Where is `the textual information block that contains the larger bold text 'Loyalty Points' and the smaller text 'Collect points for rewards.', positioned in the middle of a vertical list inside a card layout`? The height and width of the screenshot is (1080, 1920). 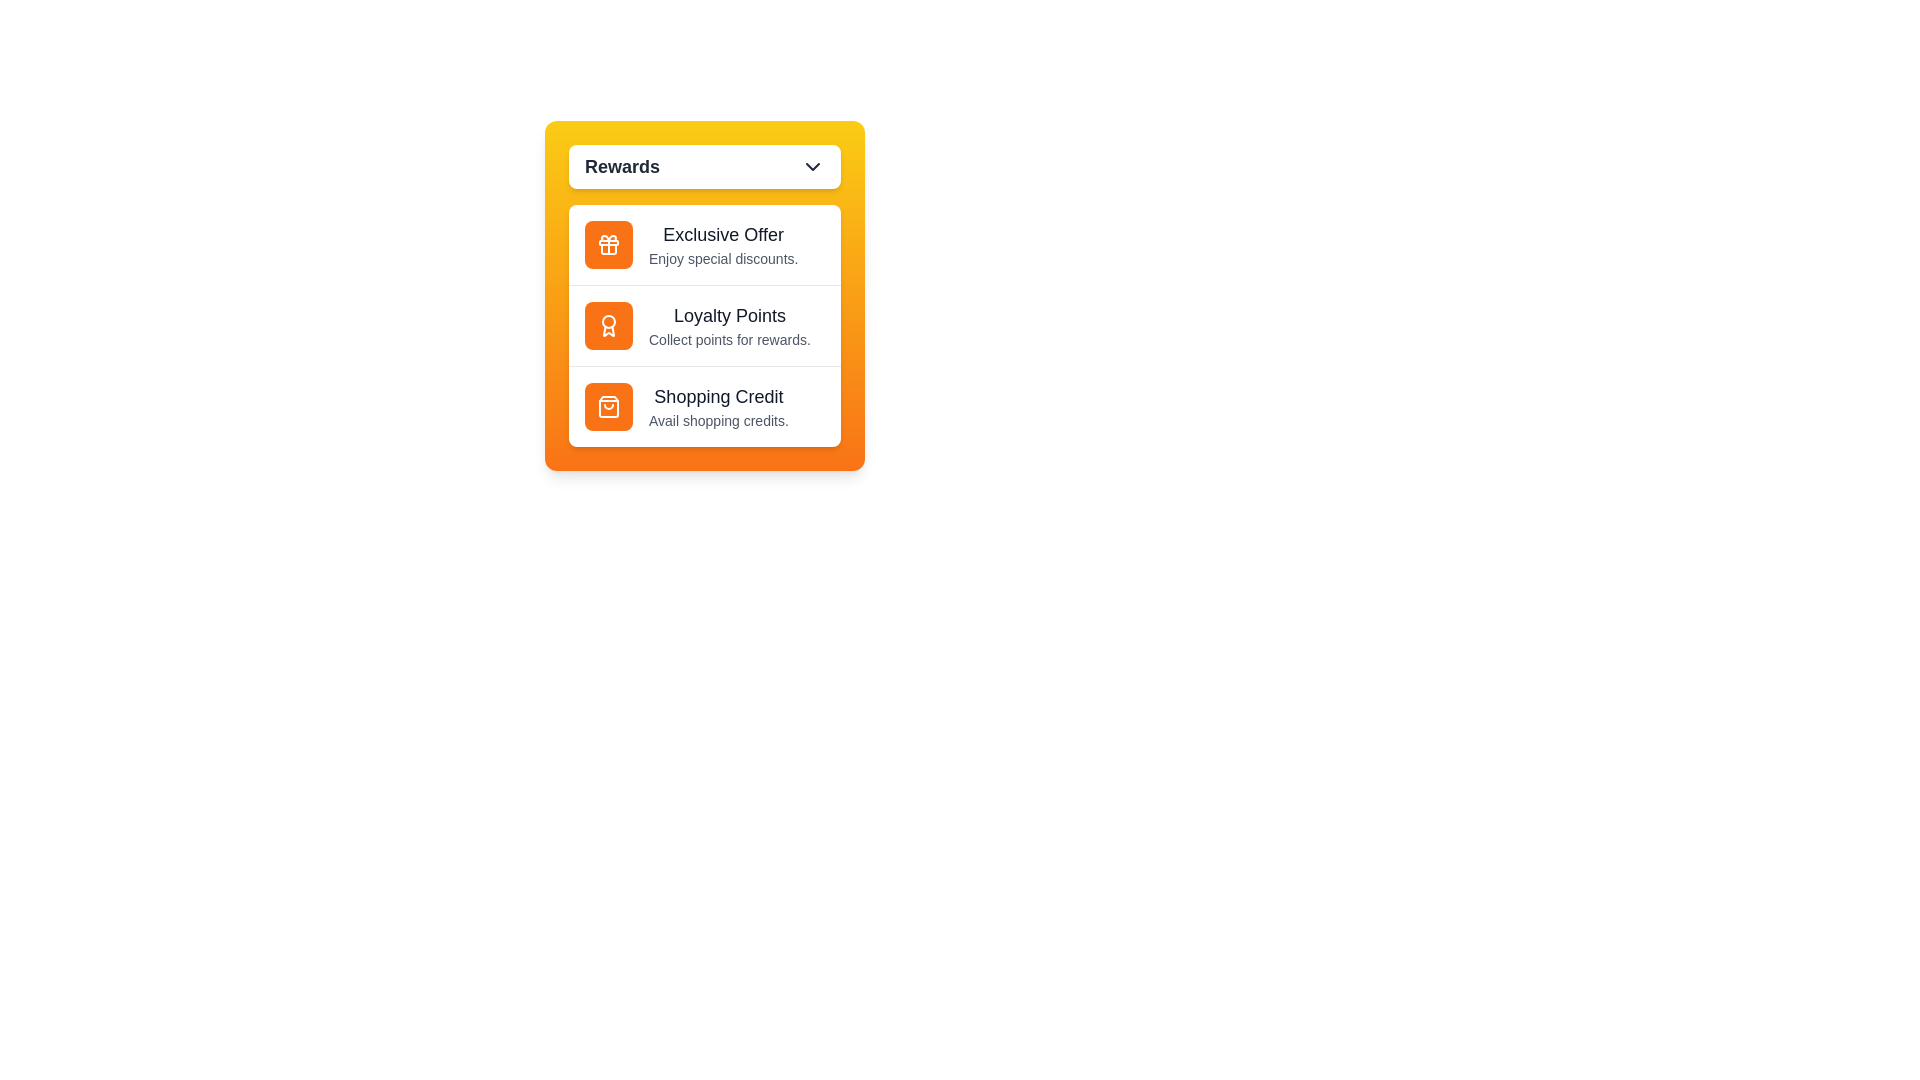
the textual information block that contains the larger bold text 'Loyalty Points' and the smaller text 'Collect points for rewards.', positioned in the middle of a vertical list inside a card layout is located at coordinates (728, 325).